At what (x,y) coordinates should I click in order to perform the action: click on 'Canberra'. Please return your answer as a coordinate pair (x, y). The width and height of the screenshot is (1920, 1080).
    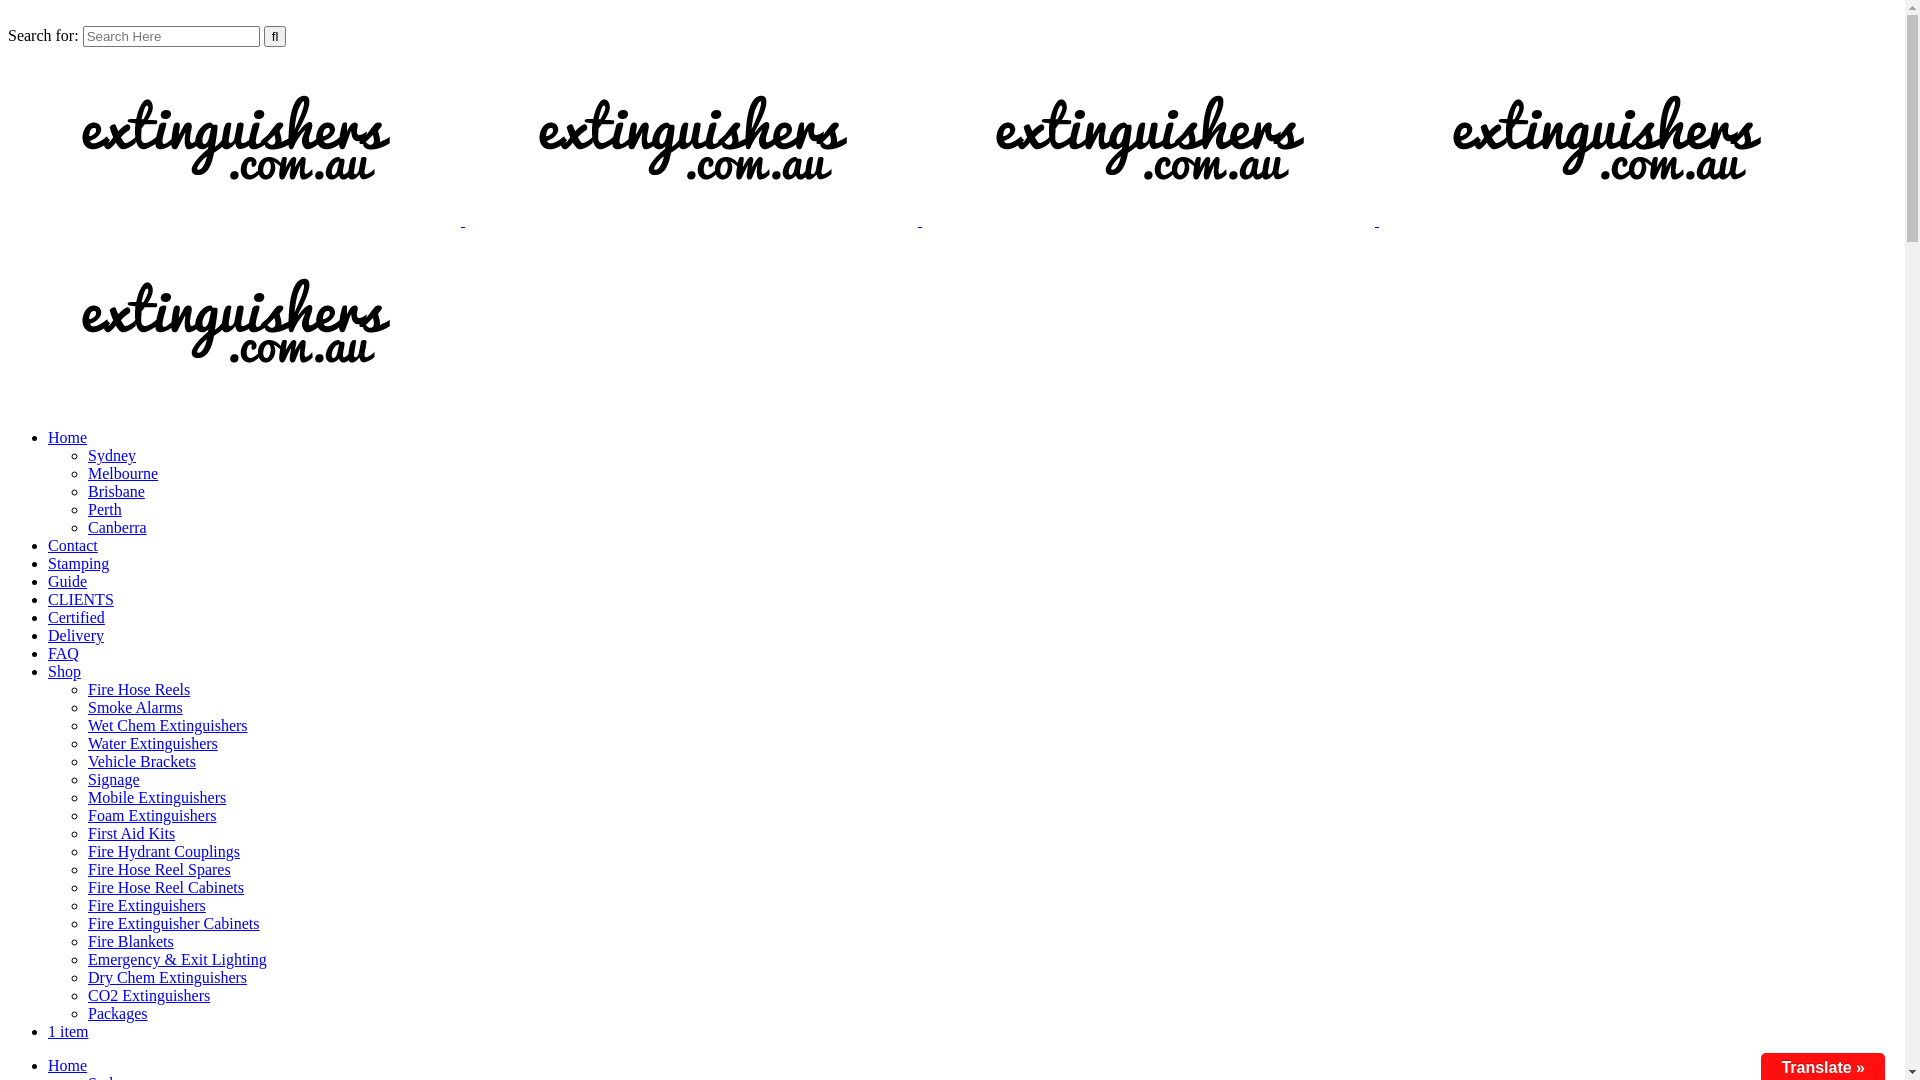
    Looking at the image, I should click on (116, 526).